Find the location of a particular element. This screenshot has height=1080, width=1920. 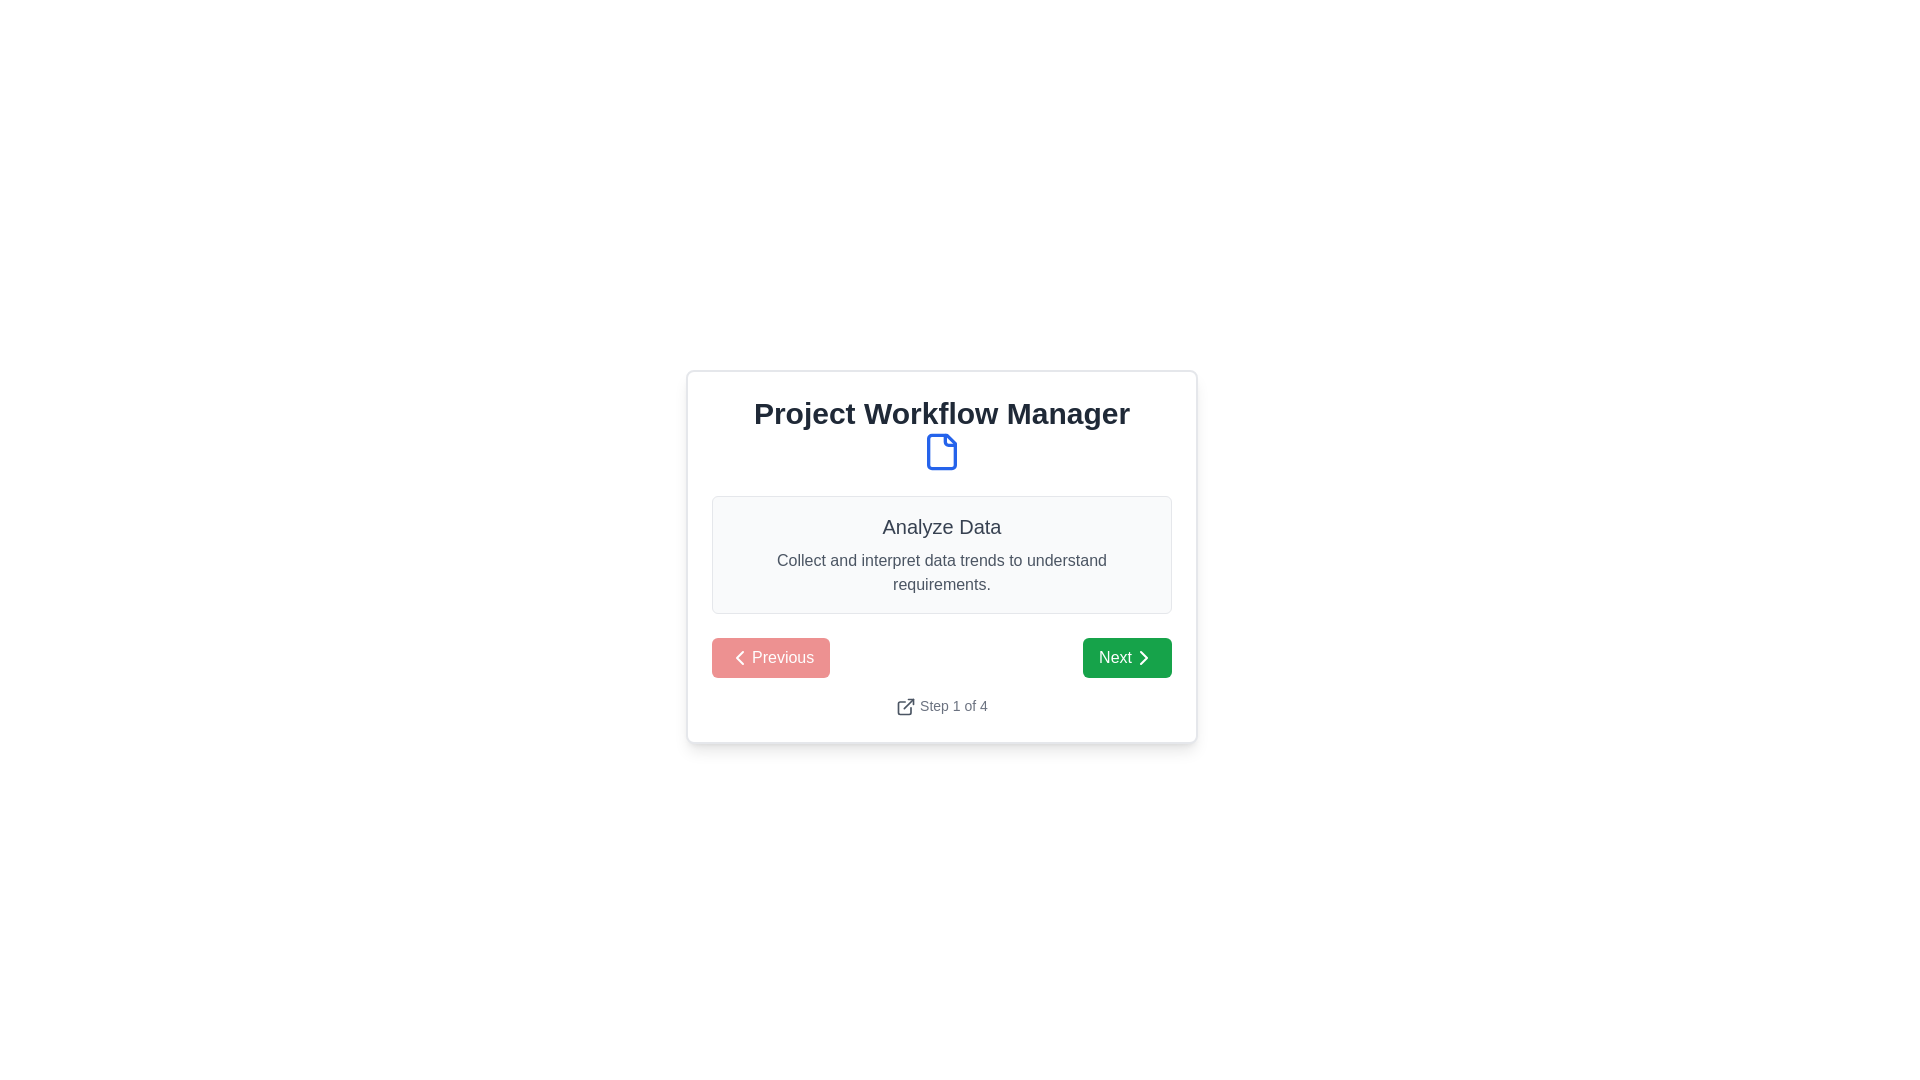

the navigation button located on the left side of the horizontal layout is located at coordinates (770, 658).